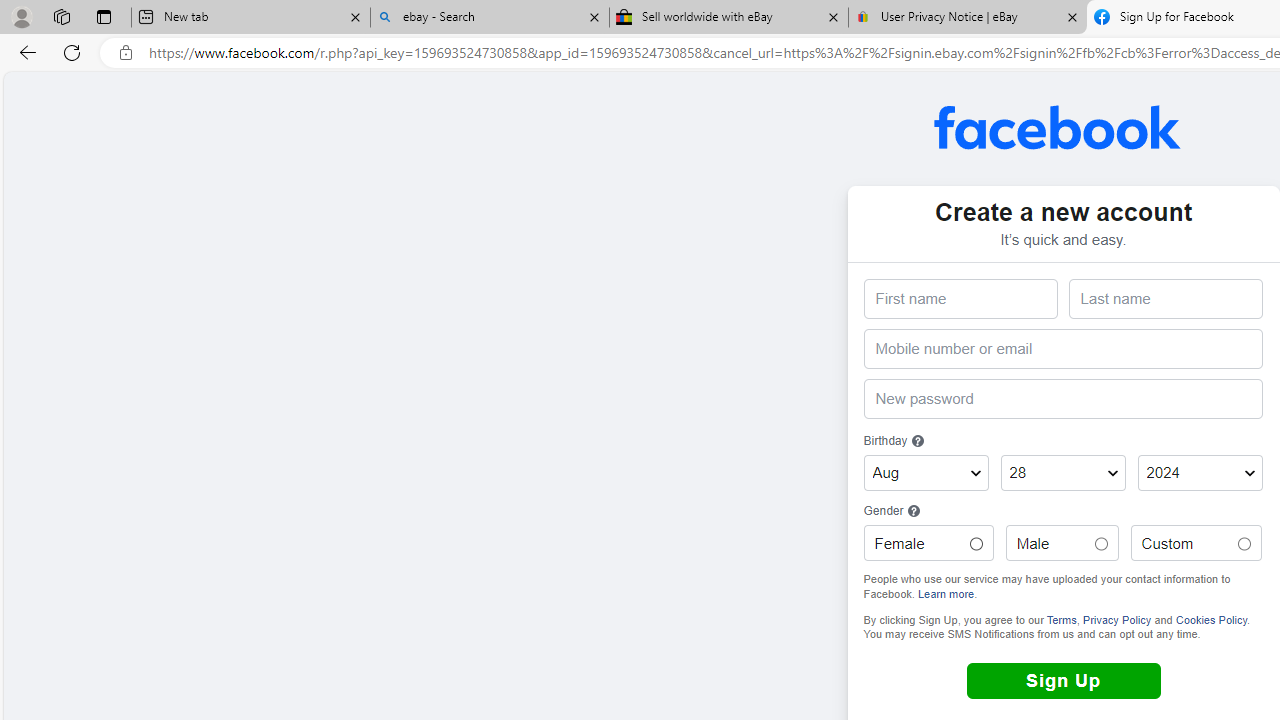  What do you see at coordinates (1062, 473) in the screenshot?
I see `'Day'` at bounding box center [1062, 473].